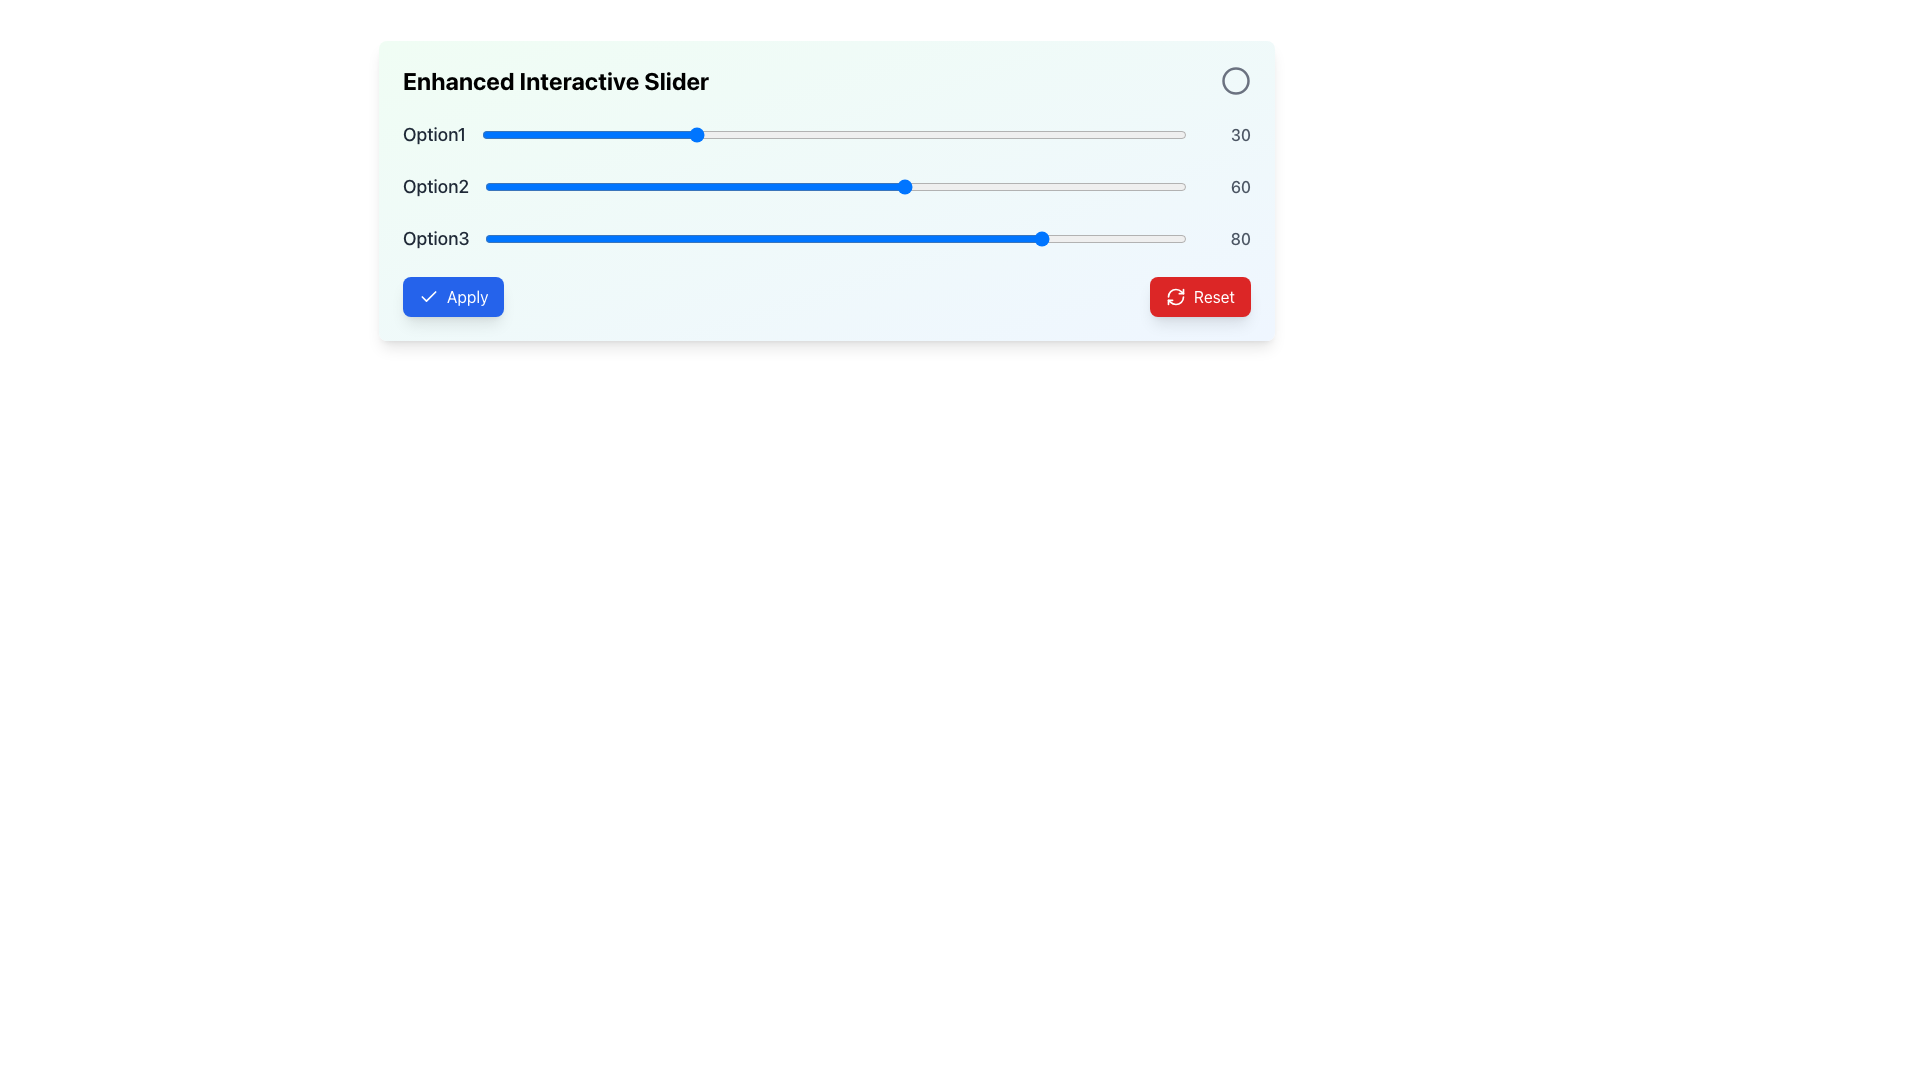 The height and width of the screenshot is (1080, 1920). Describe the element at coordinates (834, 135) in the screenshot. I see `the slider handle of the Range Slider for 'Option1', currently set at 30, from its position` at that location.